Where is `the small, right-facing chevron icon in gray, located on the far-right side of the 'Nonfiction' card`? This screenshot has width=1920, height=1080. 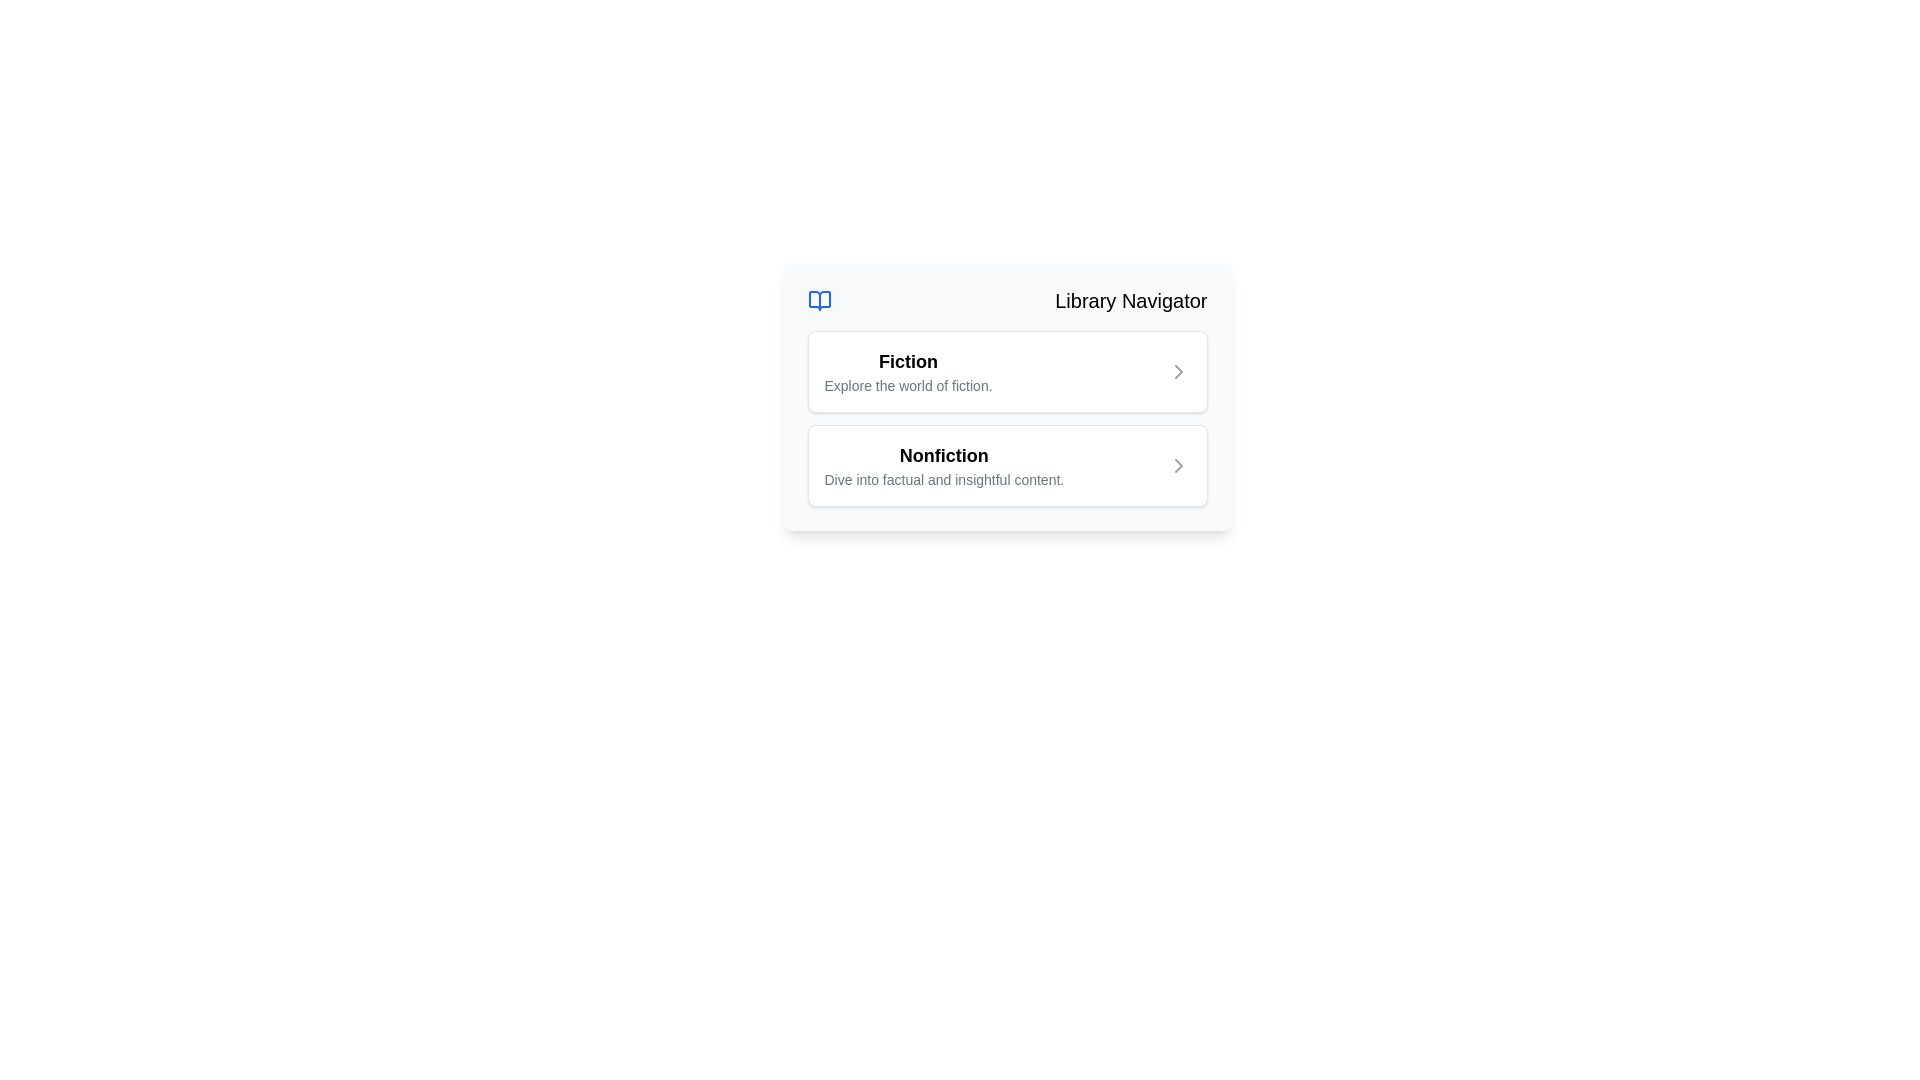 the small, right-facing chevron icon in gray, located on the far-right side of the 'Nonfiction' card is located at coordinates (1178, 466).